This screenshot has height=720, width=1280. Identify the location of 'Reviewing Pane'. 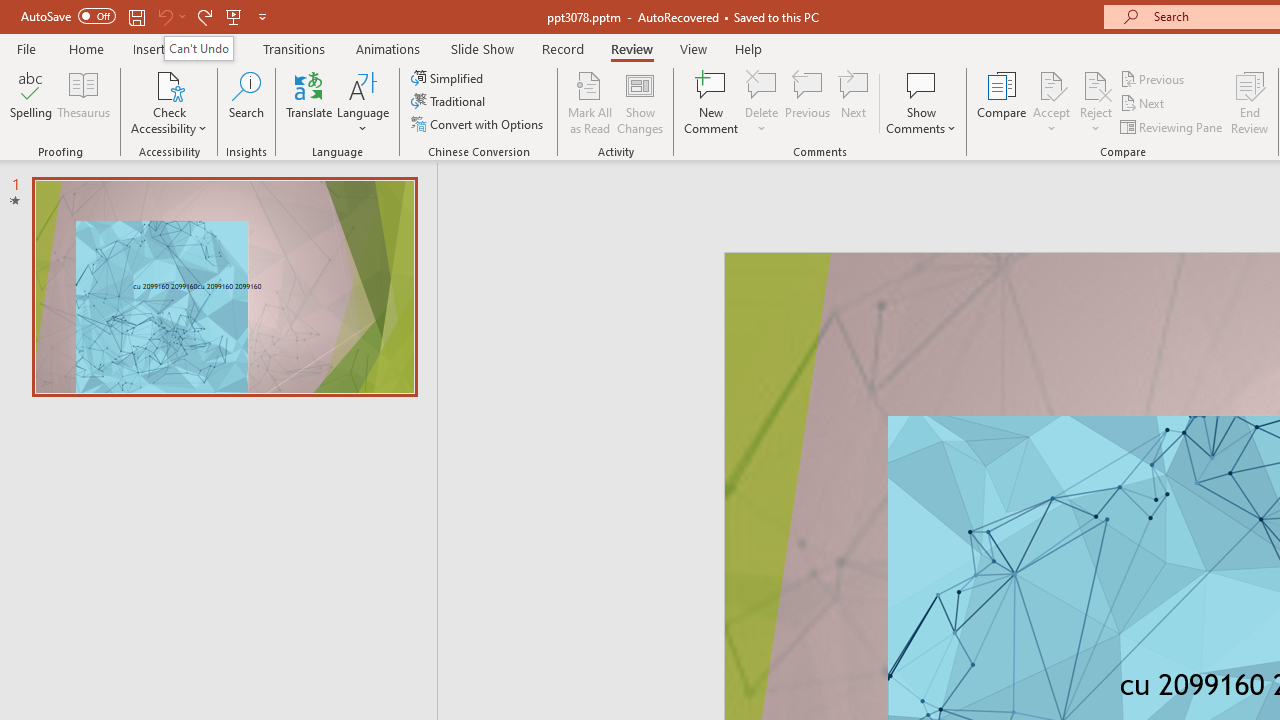
(1173, 127).